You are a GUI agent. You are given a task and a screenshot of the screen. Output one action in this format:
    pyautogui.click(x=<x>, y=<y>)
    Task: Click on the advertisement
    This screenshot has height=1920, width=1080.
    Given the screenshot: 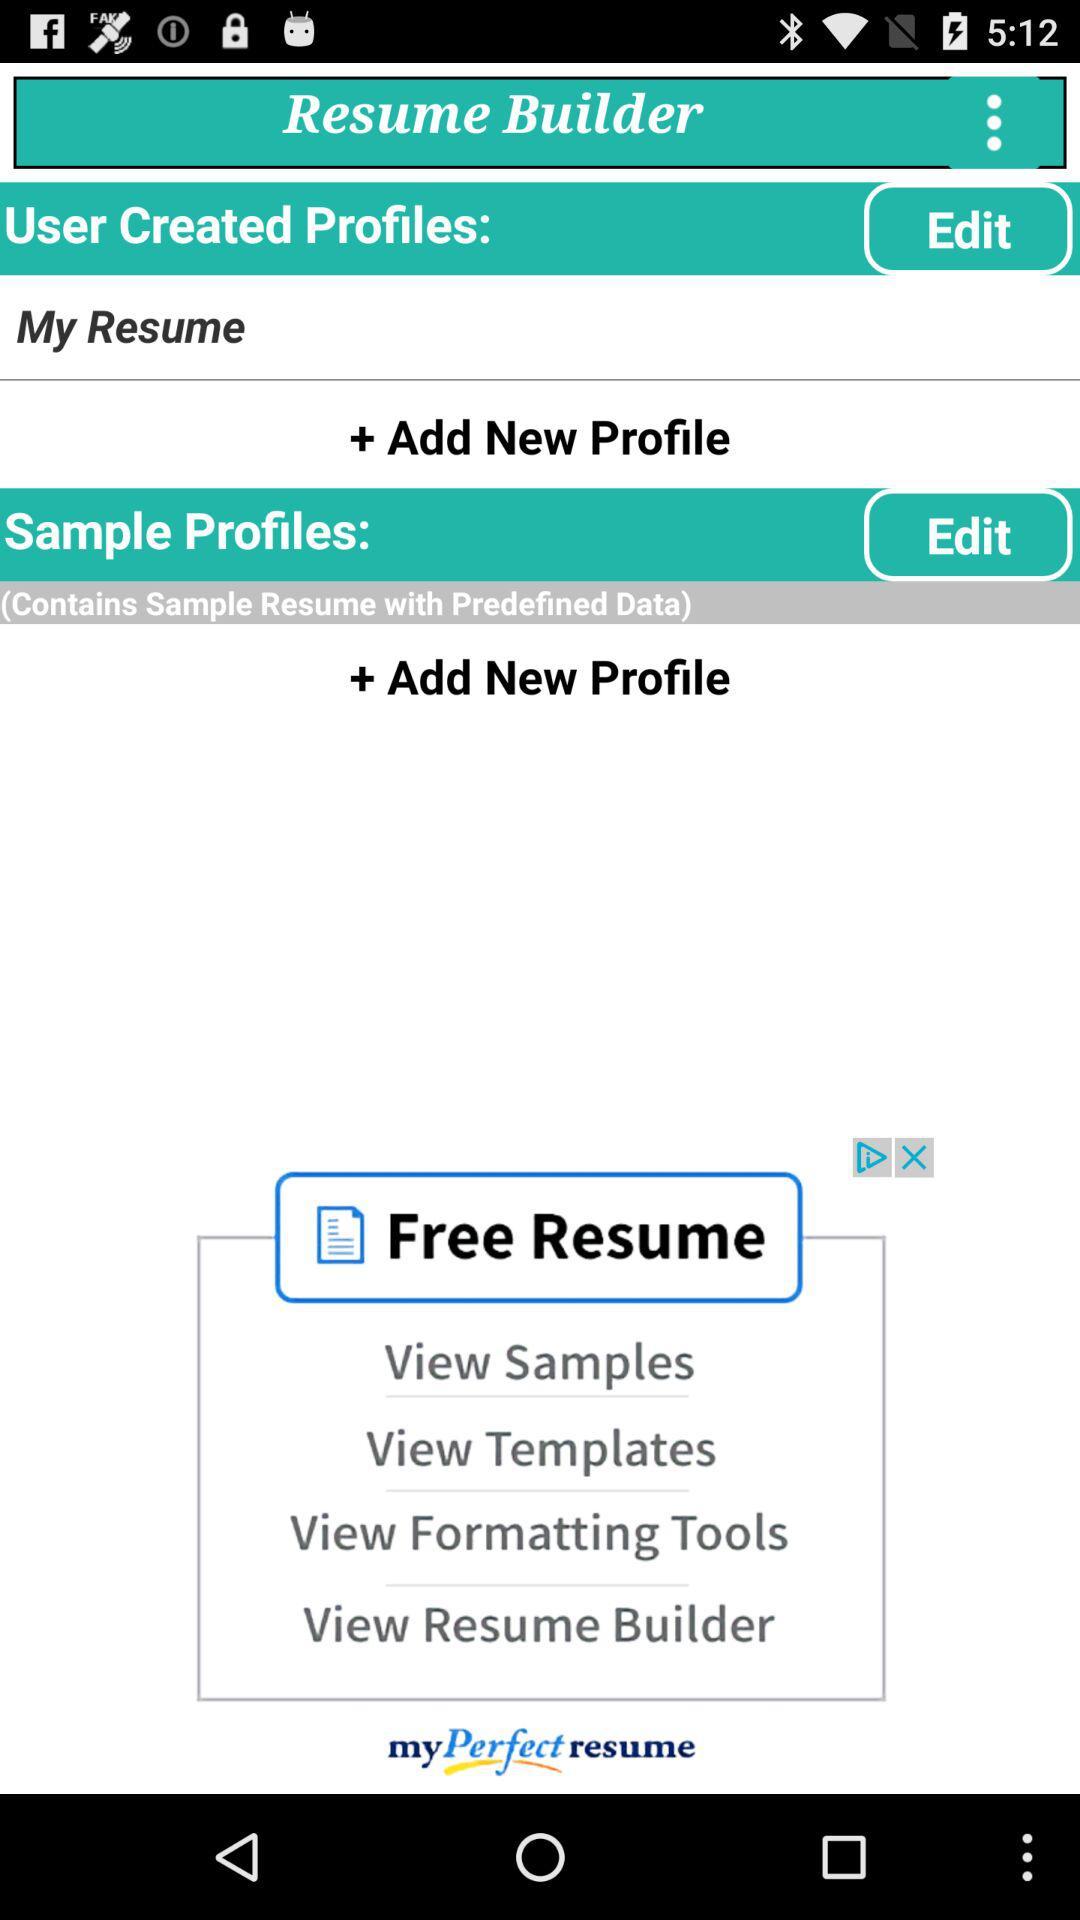 What is the action you would take?
    pyautogui.click(x=540, y=1465)
    